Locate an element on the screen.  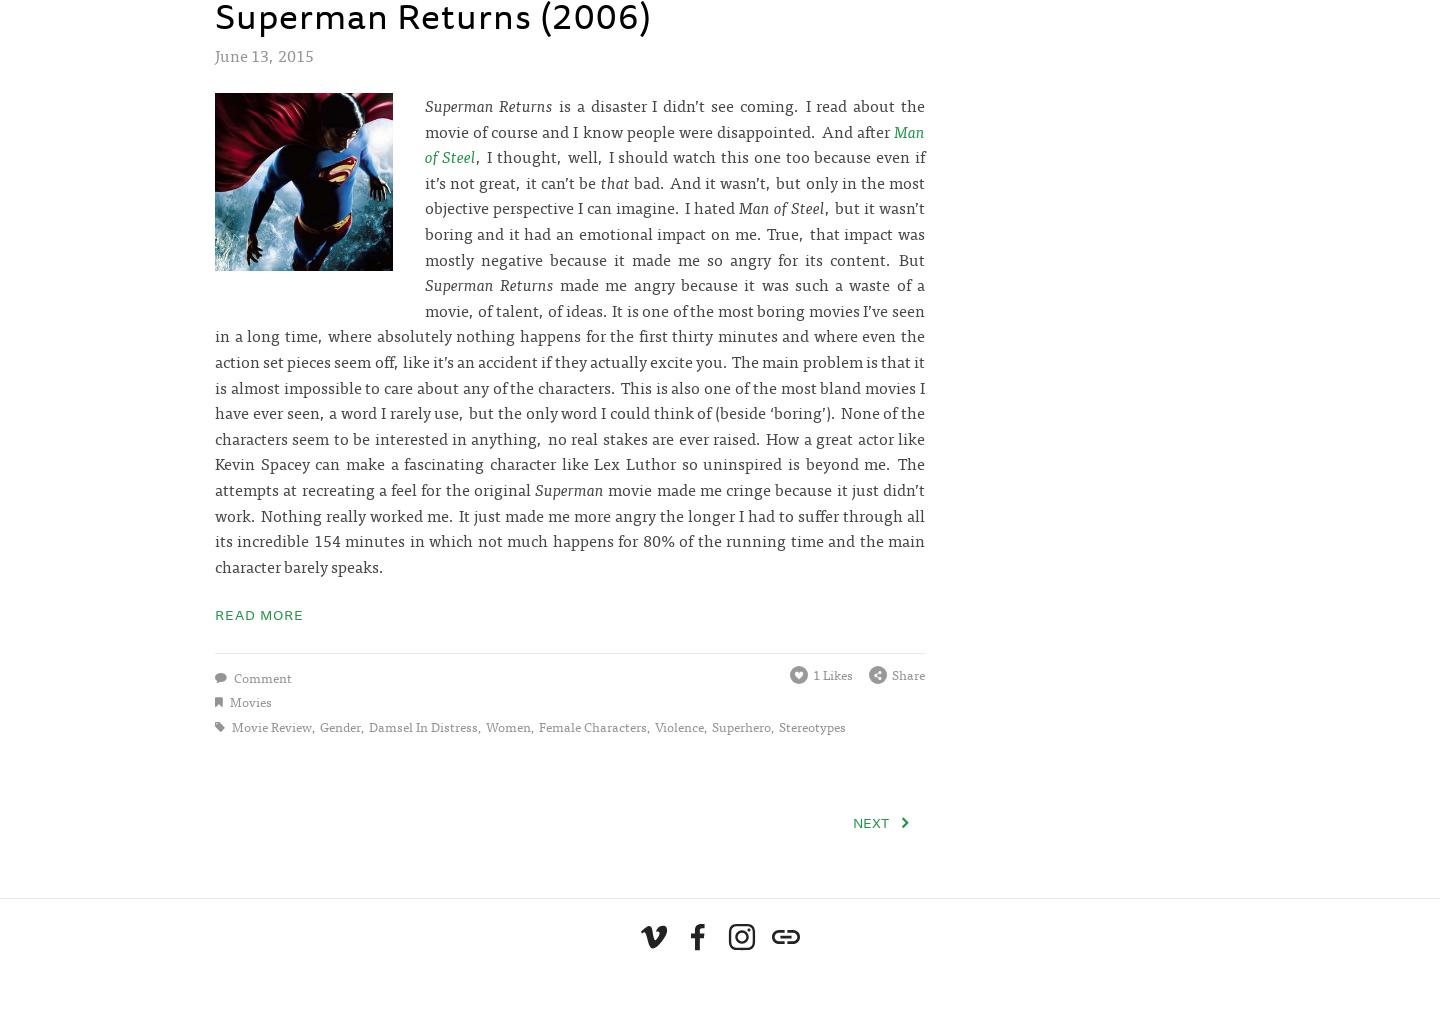
'is a disaster I didn’t see coming. I read about the movie of course and I know people were disappointed. And after' is located at coordinates (674, 117).